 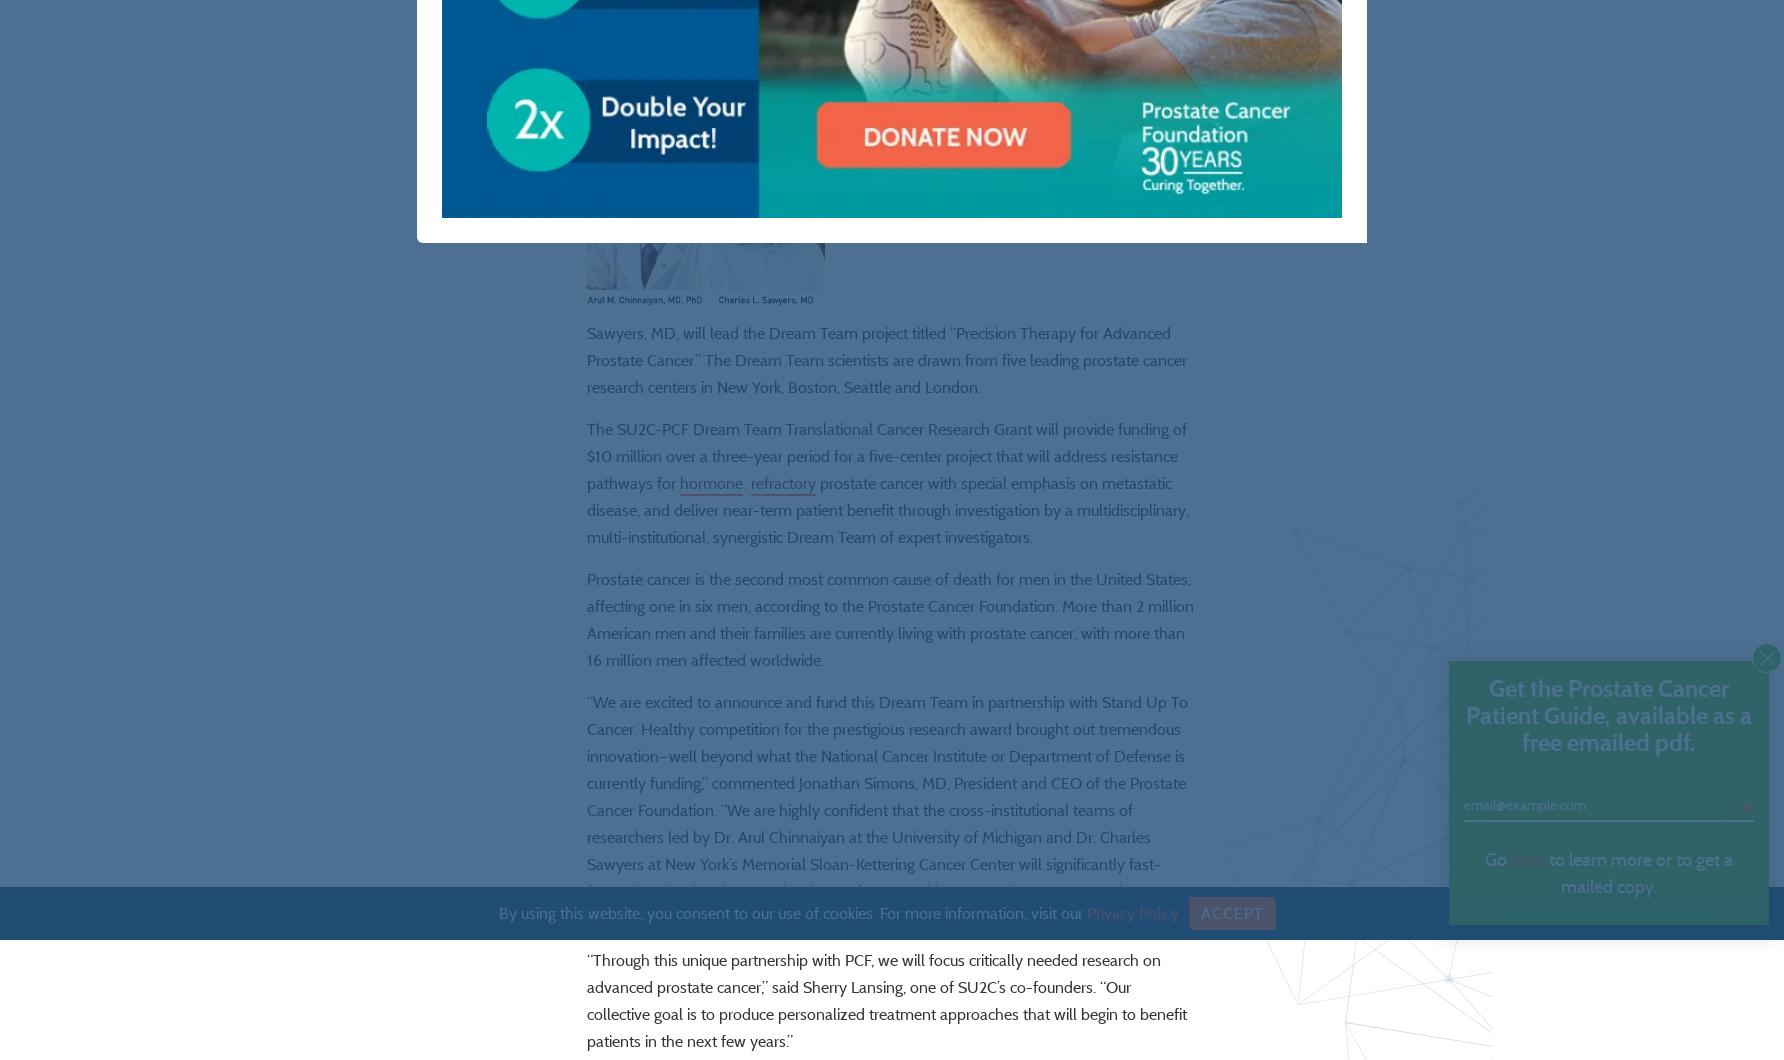 I want to click on 'Privacy Policy', so click(x=1084, y=912).